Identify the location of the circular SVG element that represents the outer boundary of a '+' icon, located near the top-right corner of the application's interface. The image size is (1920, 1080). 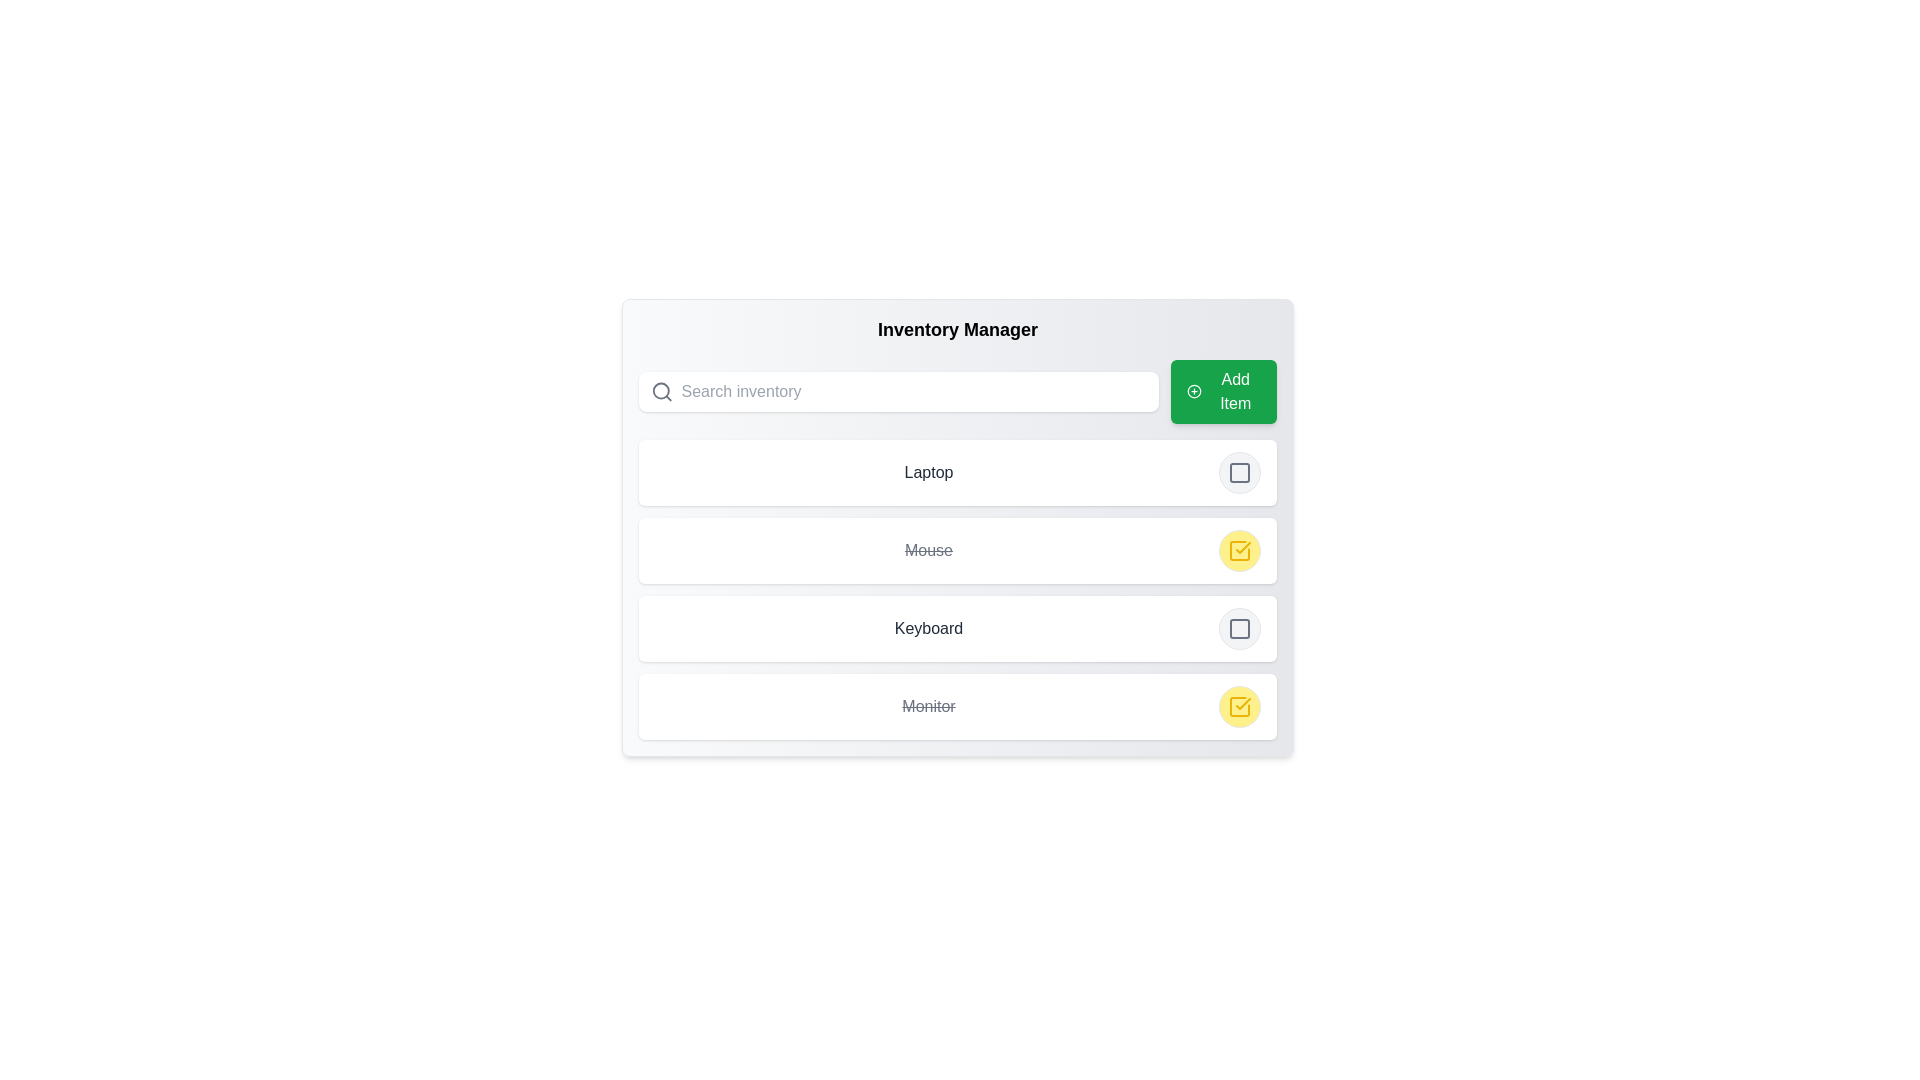
(1194, 392).